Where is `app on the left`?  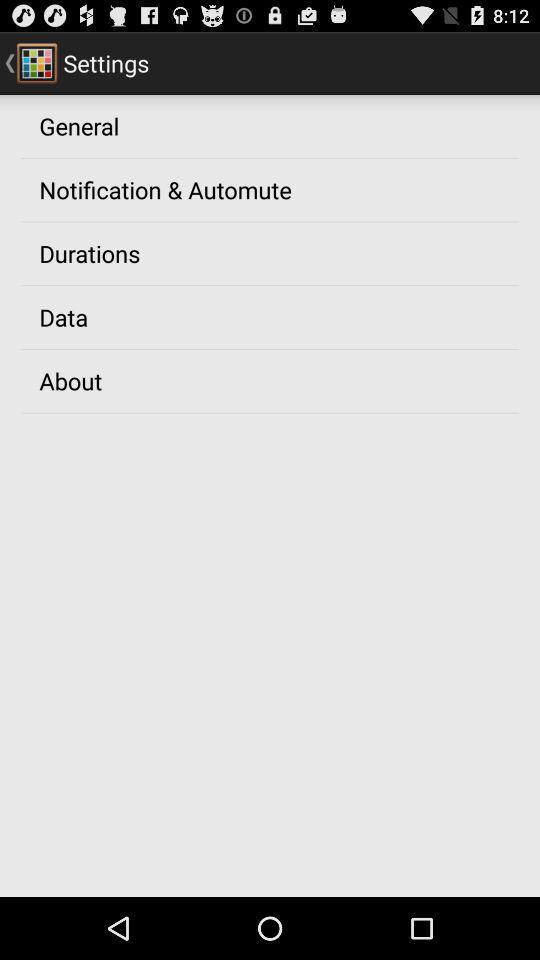 app on the left is located at coordinates (69, 379).